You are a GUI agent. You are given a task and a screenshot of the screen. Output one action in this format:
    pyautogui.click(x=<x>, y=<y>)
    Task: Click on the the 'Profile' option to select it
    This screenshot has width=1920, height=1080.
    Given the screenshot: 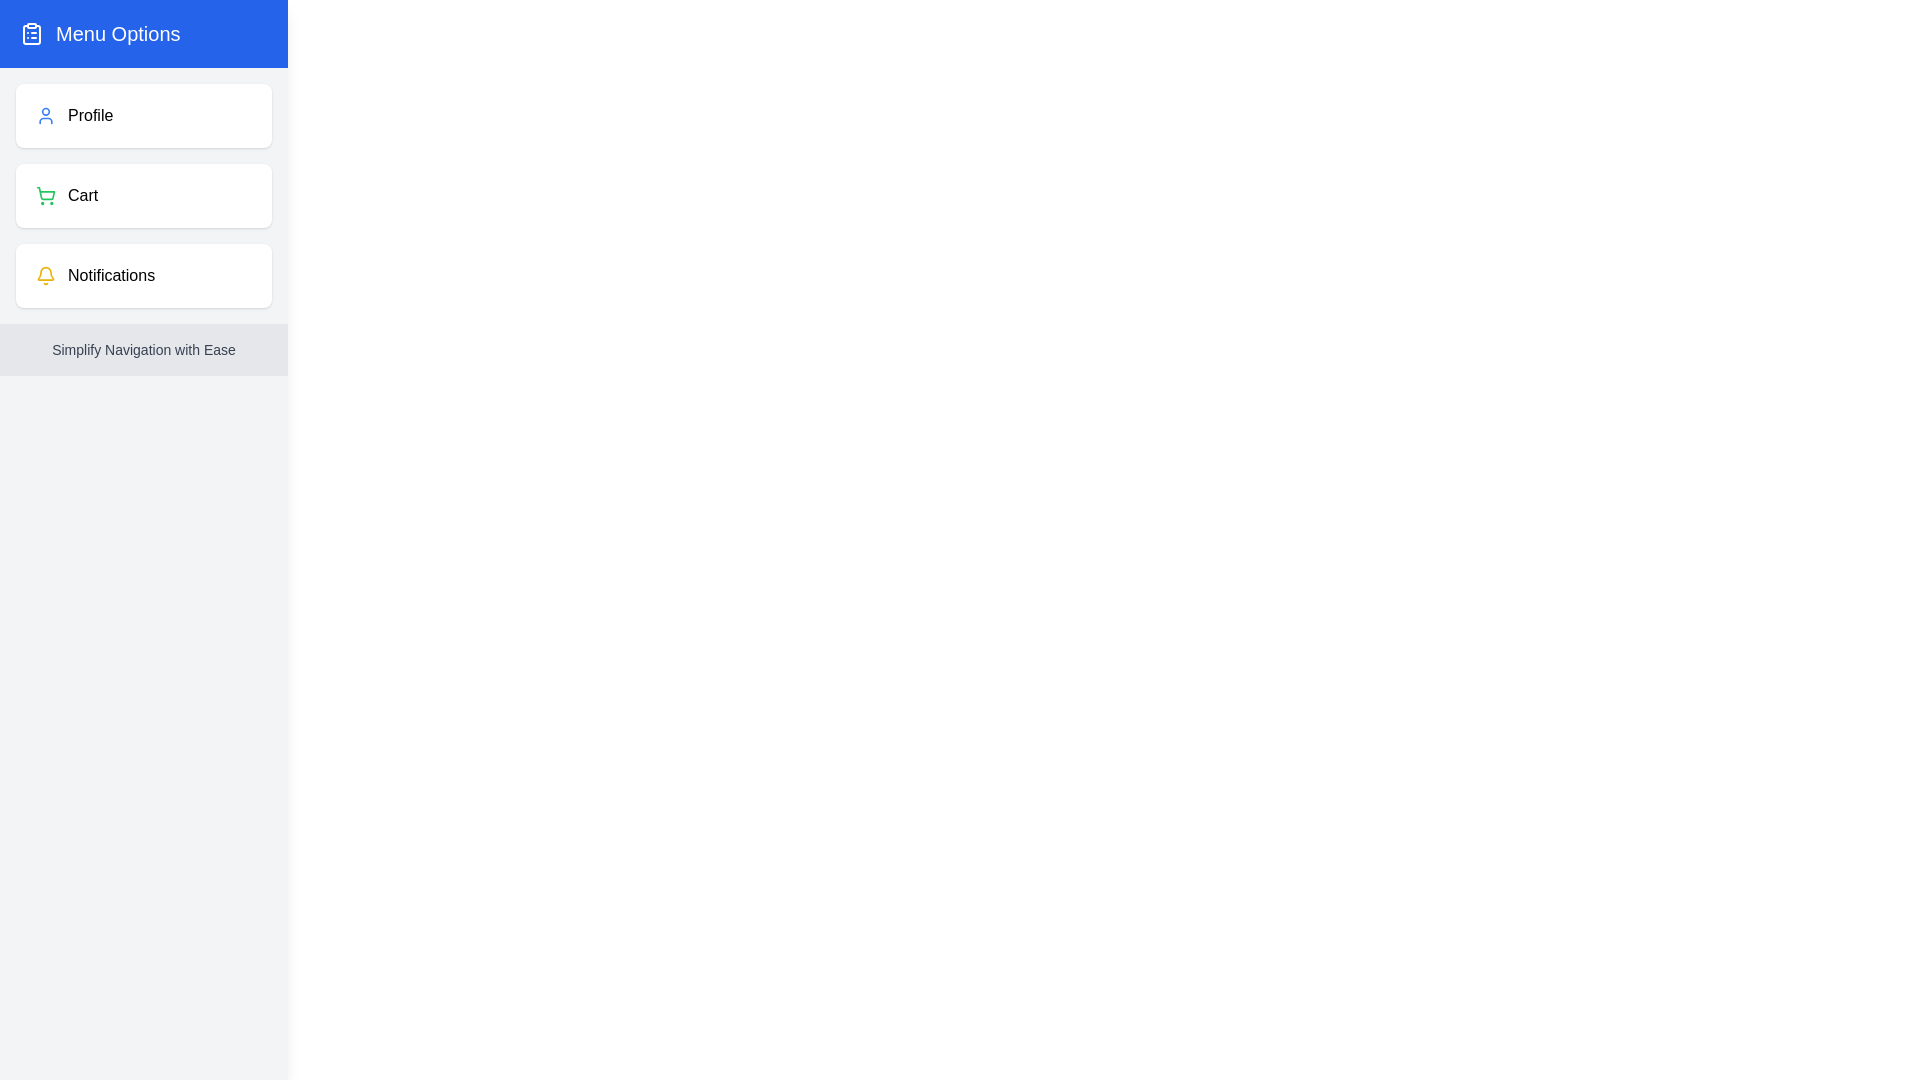 What is the action you would take?
    pyautogui.click(x=143, y=115)
    